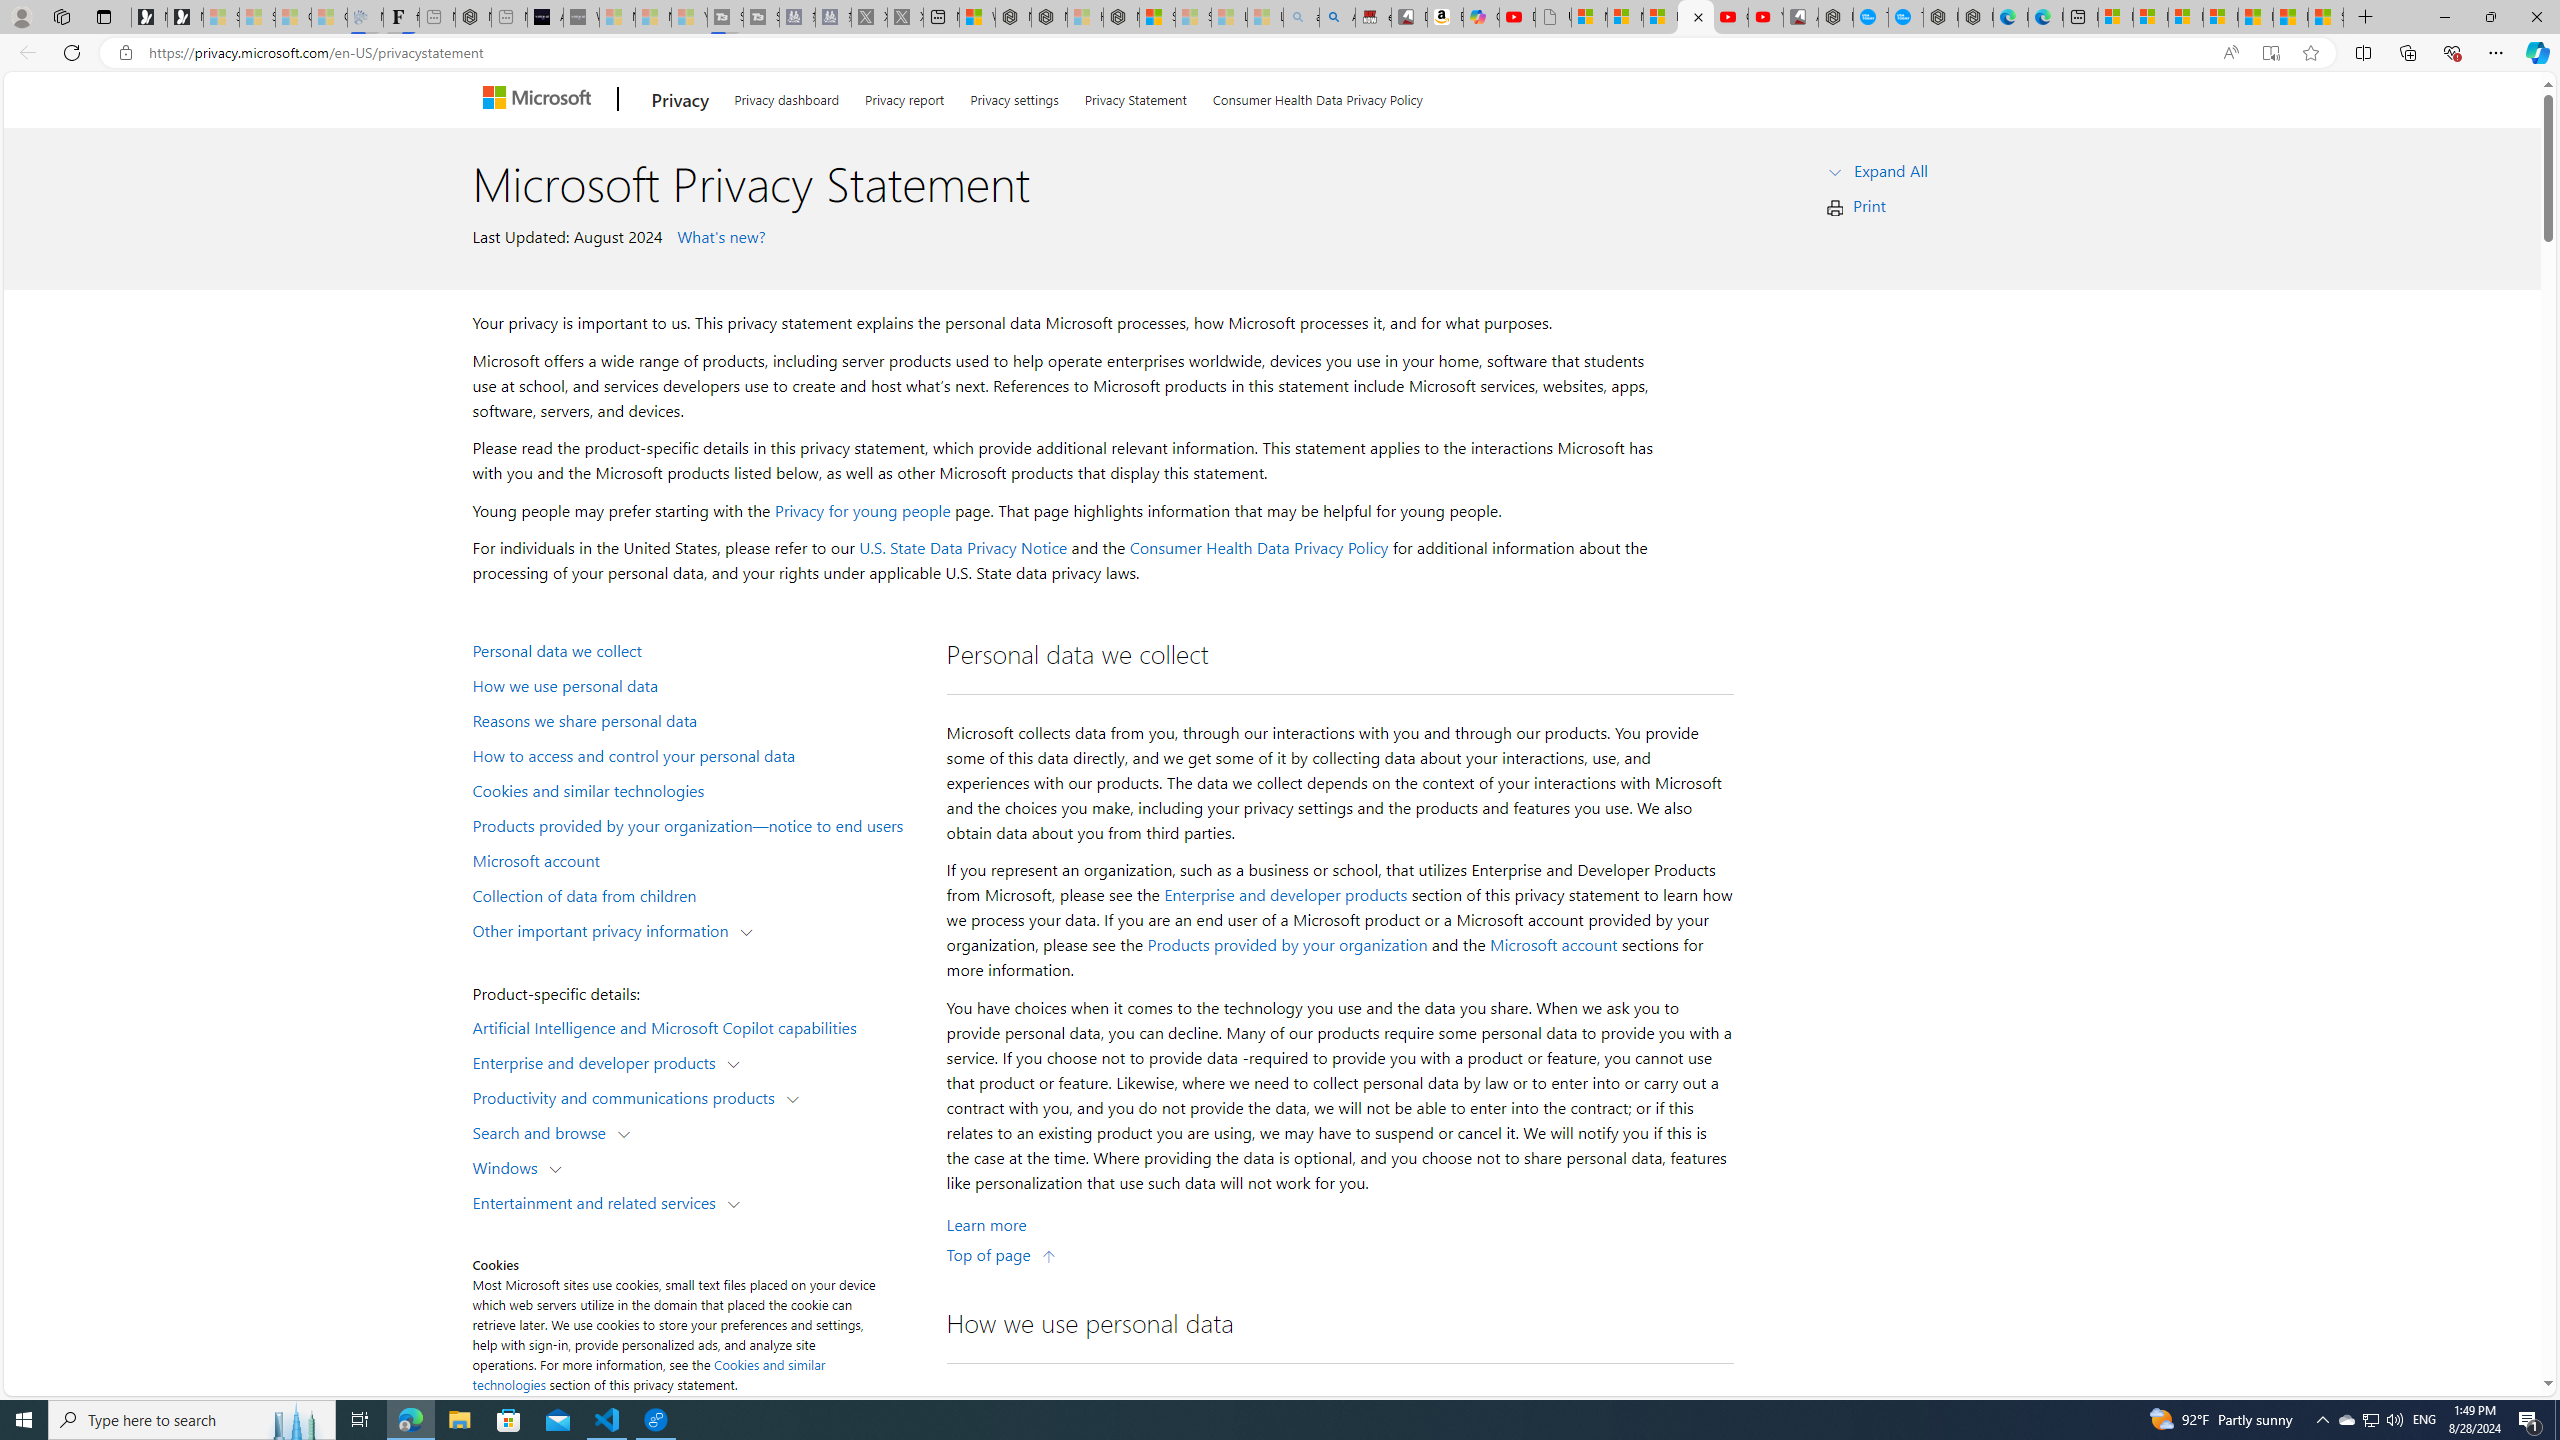 This screenshot has height=1440, width=2560. I want to click on 'What', so click(582, 16).